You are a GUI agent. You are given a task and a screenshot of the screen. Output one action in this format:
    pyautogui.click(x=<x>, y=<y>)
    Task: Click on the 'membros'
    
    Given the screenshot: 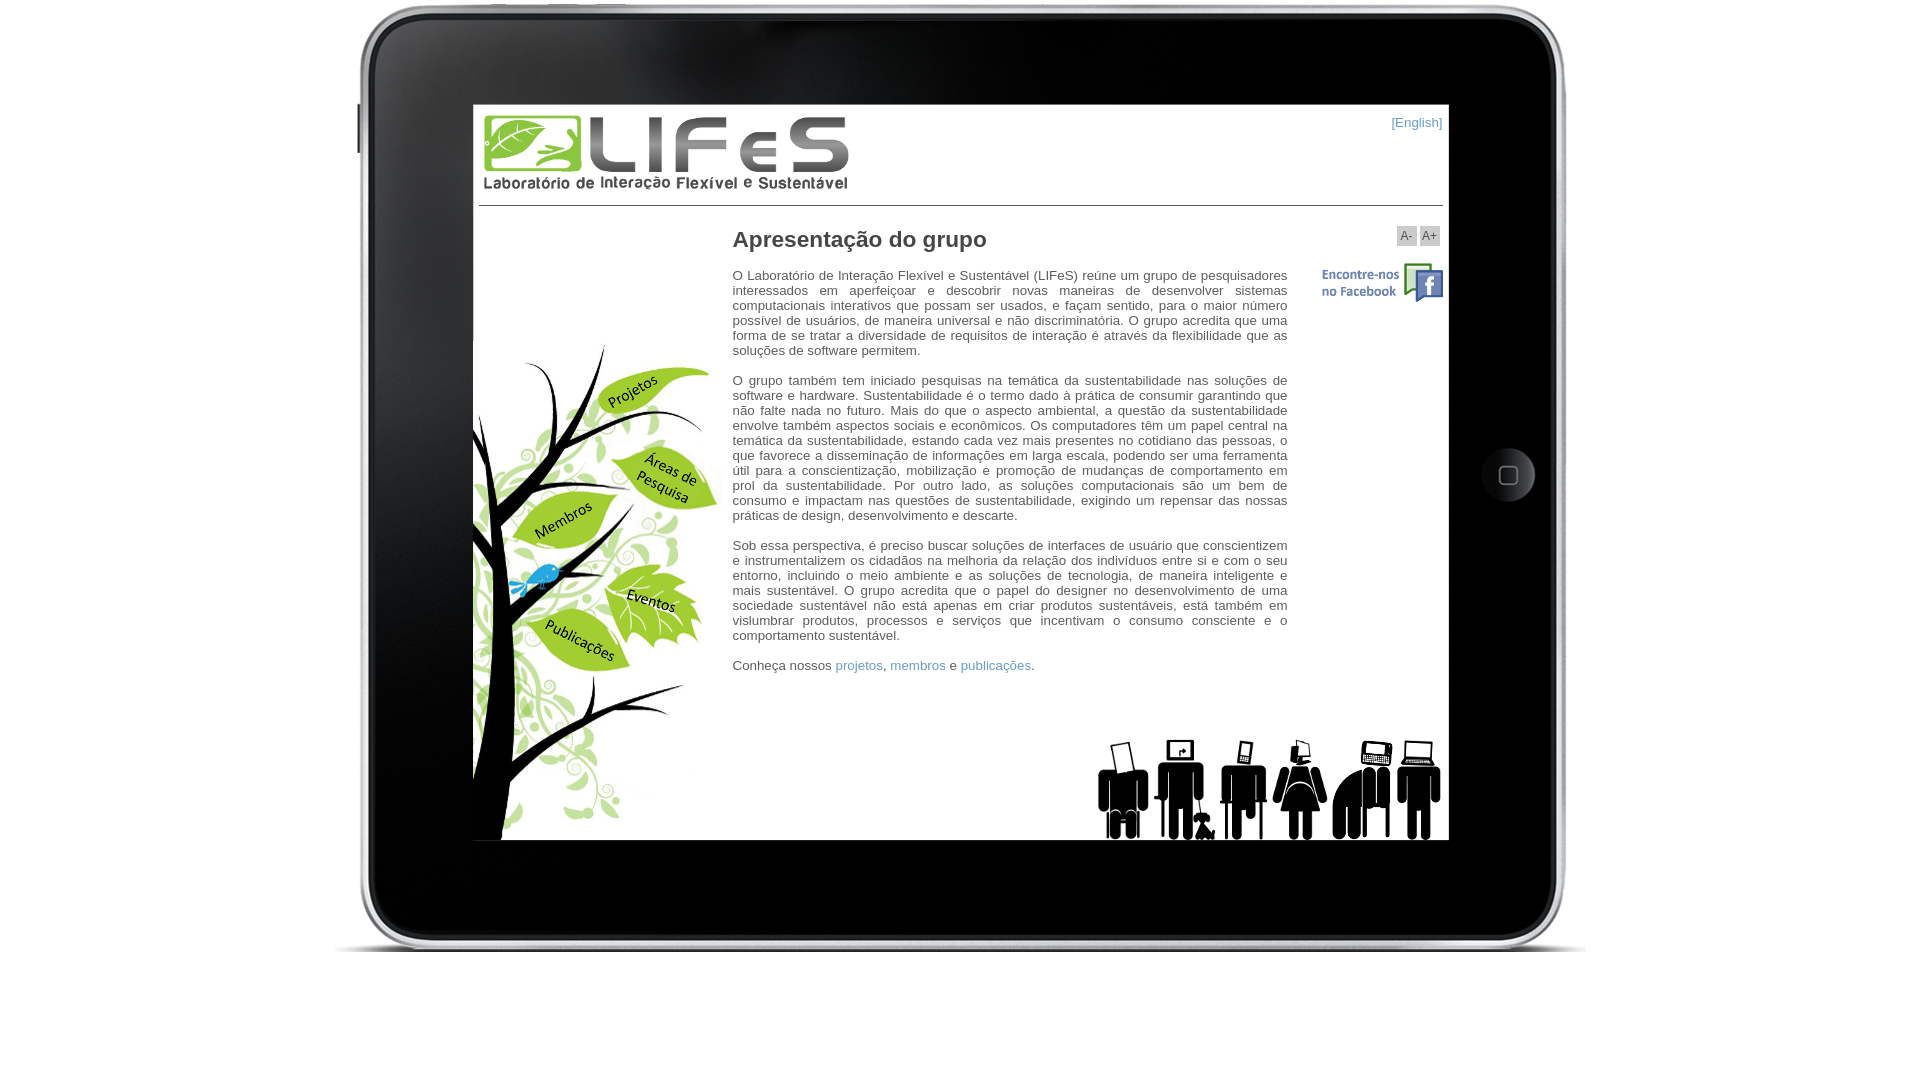 What is the action you would take?
    pyautogui.click(x=916, y=665)
    